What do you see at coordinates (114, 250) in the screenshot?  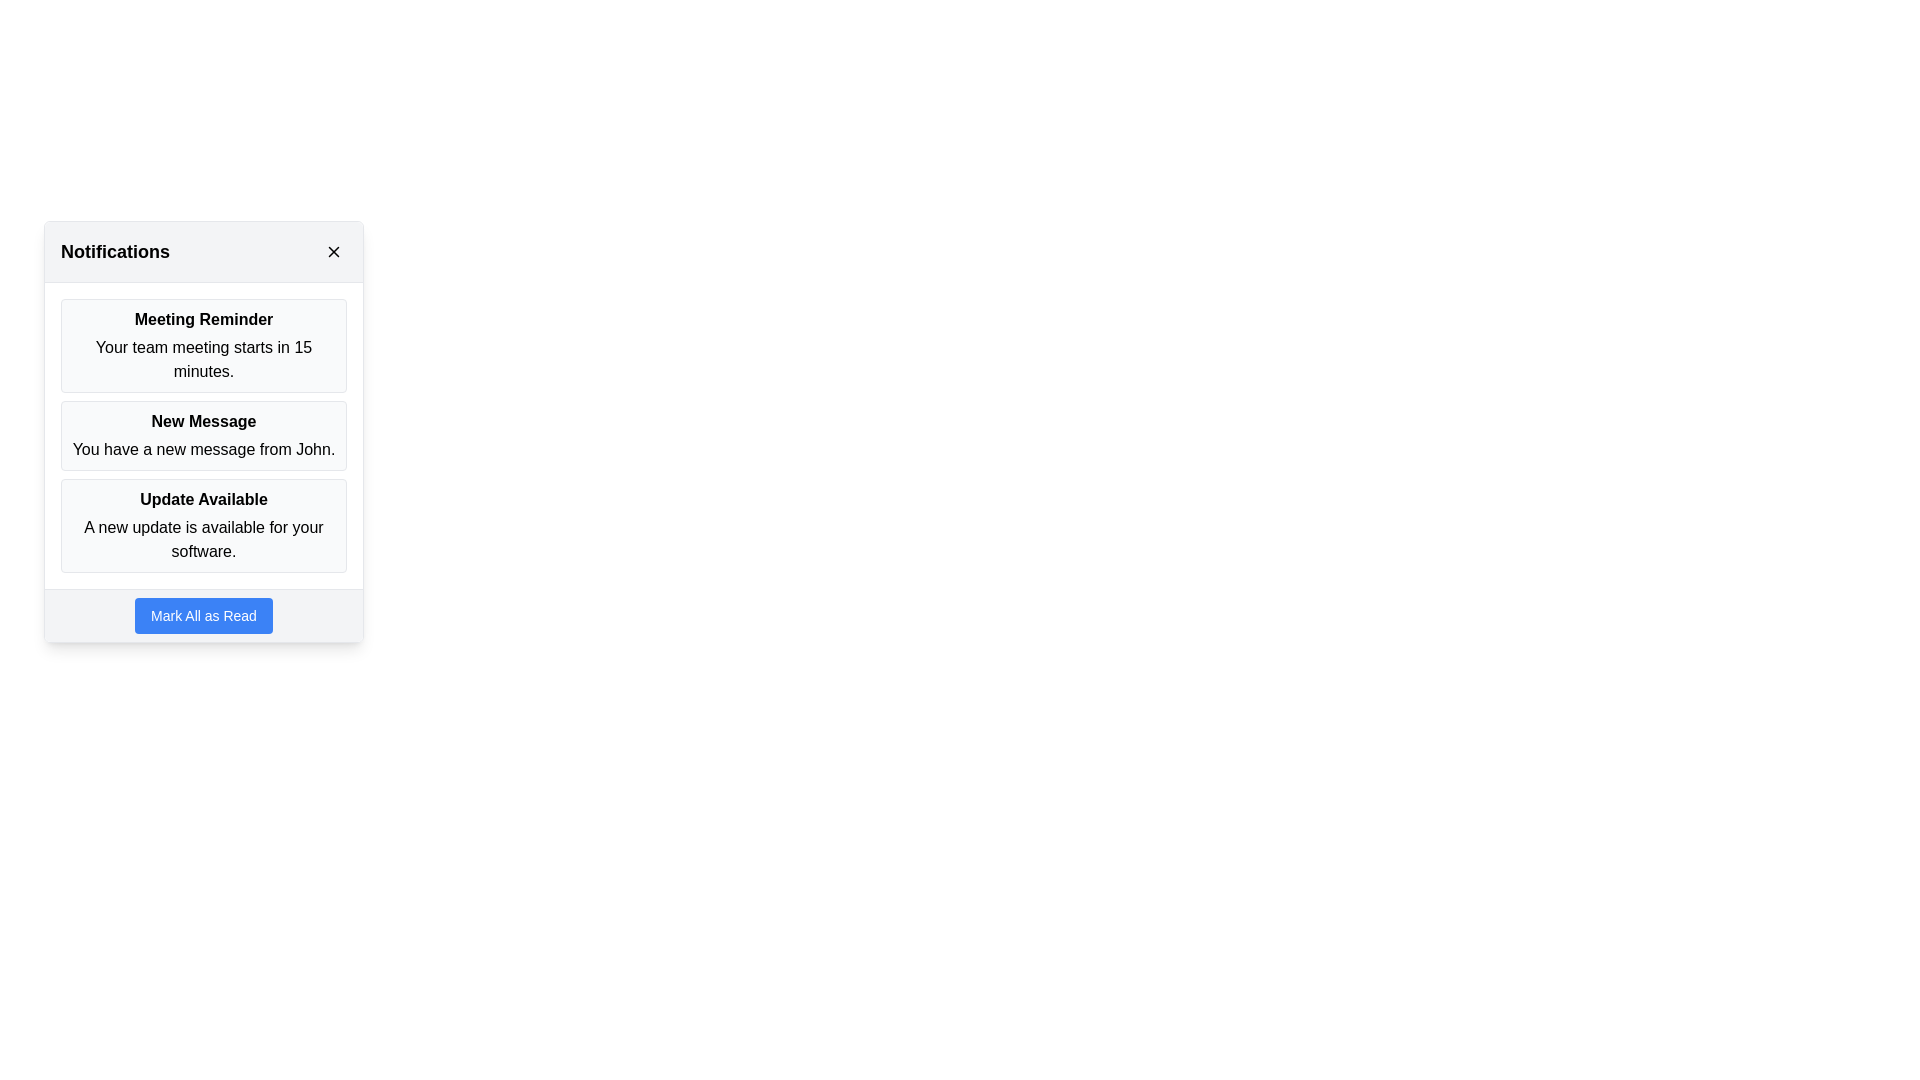 I see `the 'Notifications' text label, which is bold and larger, located at the top left of the panel before the 'Close Panel' button` at bounding box center [114, 250].